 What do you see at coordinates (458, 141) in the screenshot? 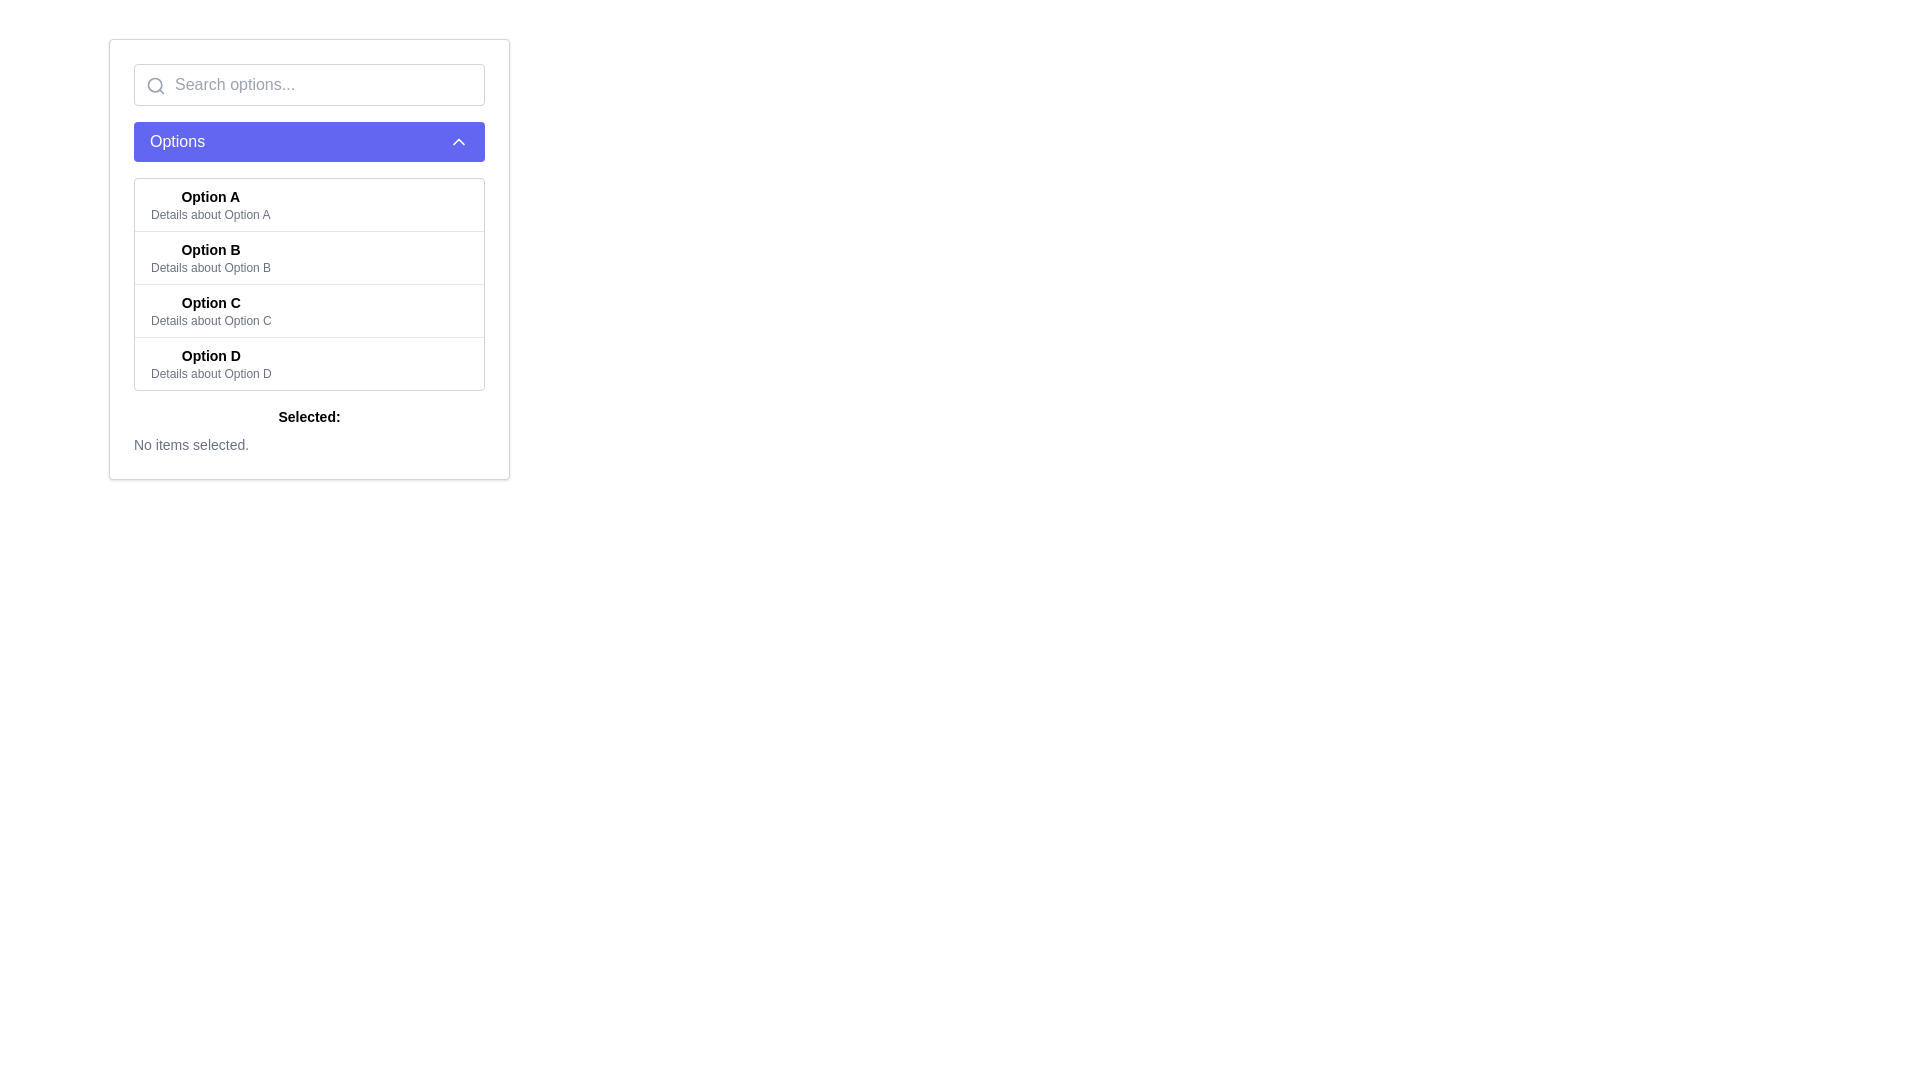
I see `the small upward-pointing chevron icon located at the far right end of the 'Options' button` at bounding box center [458, 141].